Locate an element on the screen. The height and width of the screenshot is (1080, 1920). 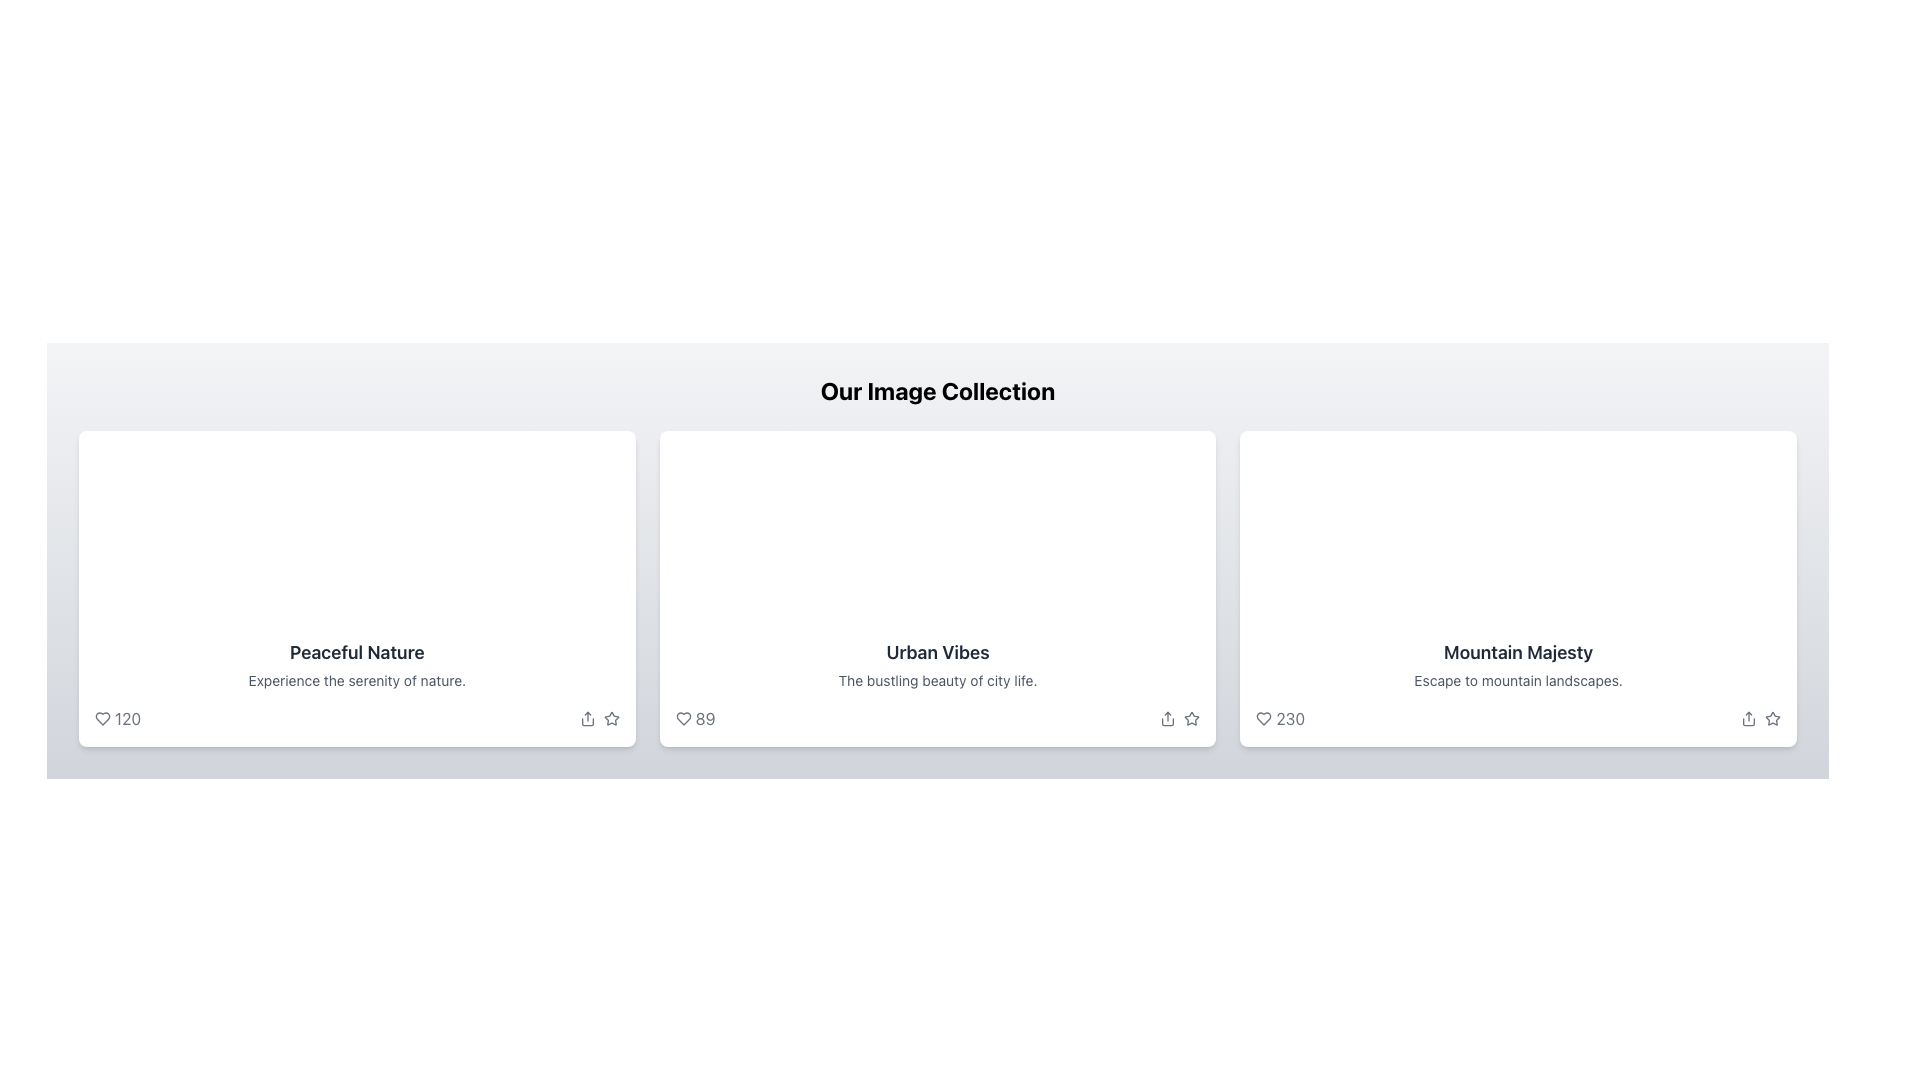
the 'Urban Vibes' text label element, which is styled in bold dark gray and positioned at the top-center of the middle card in a row of three cards is located at coordinates (936, 652).